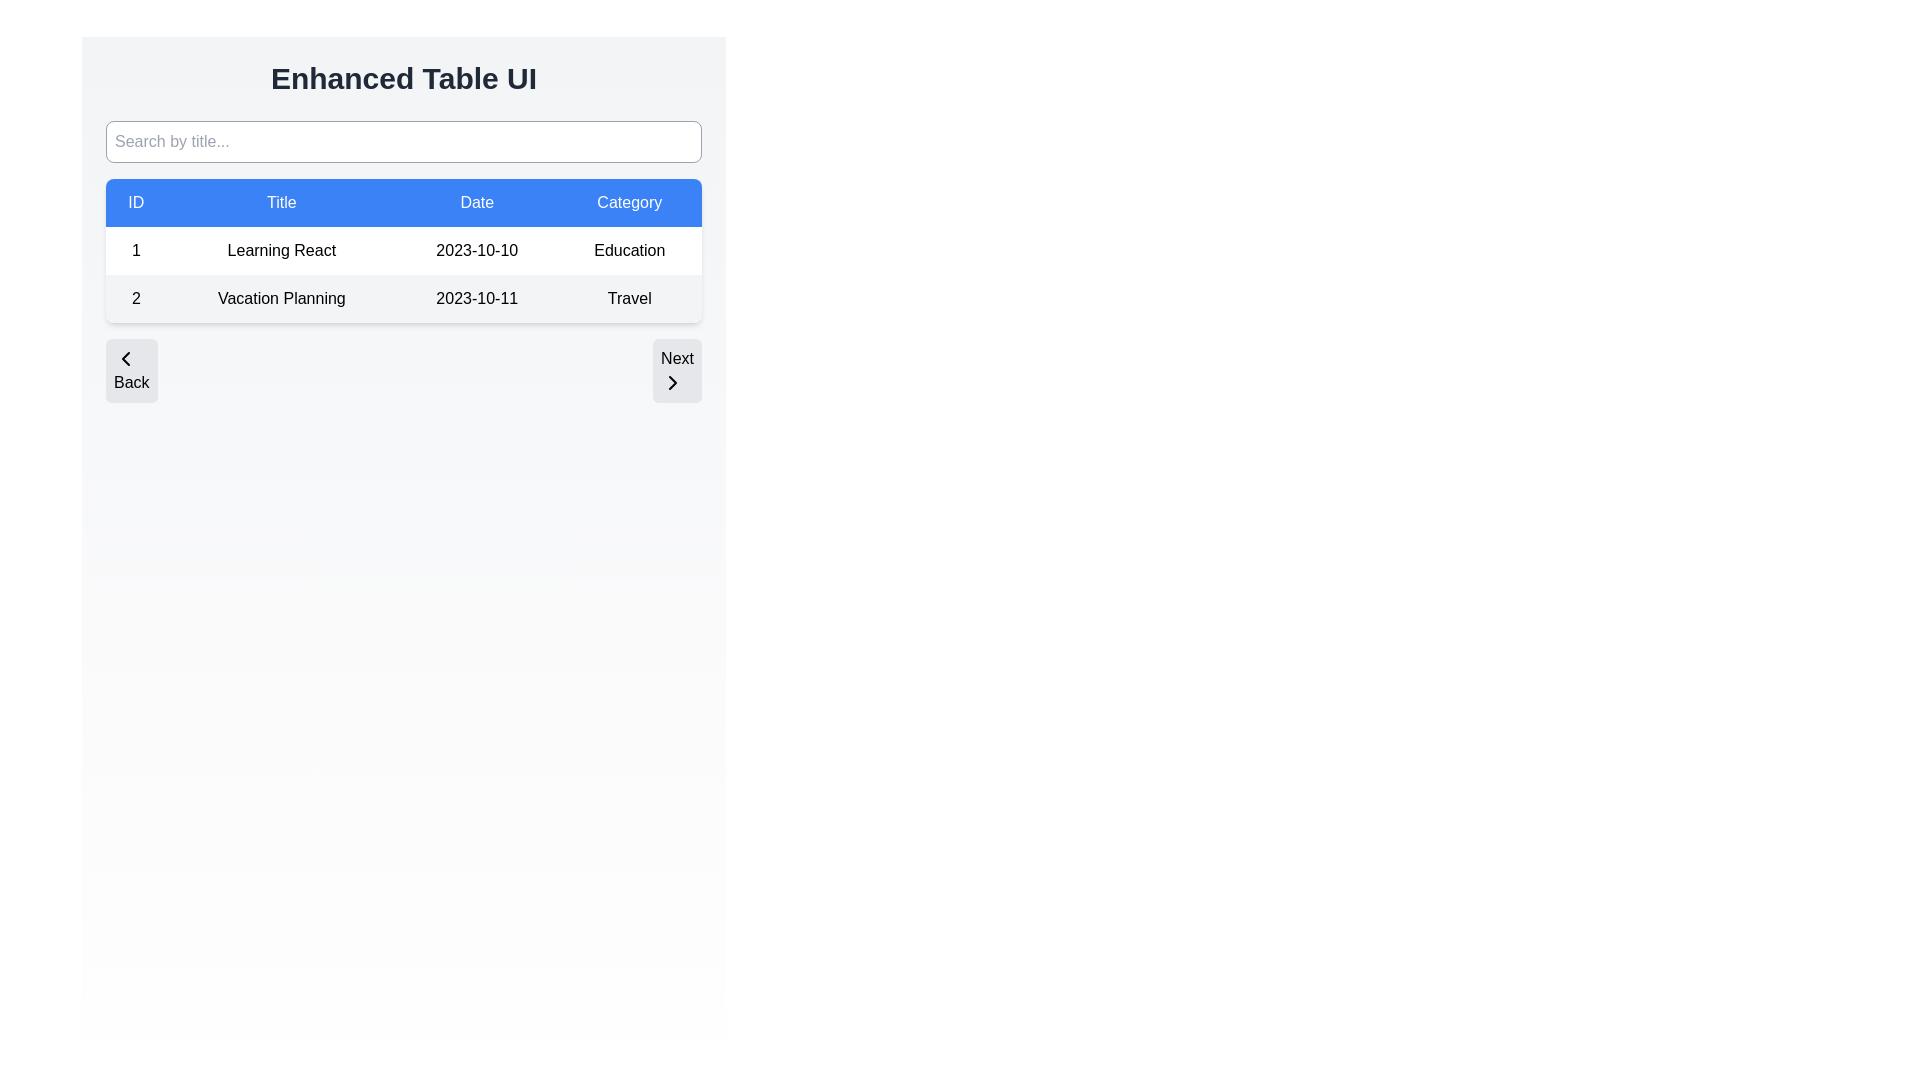 This screenshot has width=1920, height=1080. Describe the element at coordinates (124, 357) in the screenshot. I see `the 'Back' button containing the left-facing chevron icon` at that location.